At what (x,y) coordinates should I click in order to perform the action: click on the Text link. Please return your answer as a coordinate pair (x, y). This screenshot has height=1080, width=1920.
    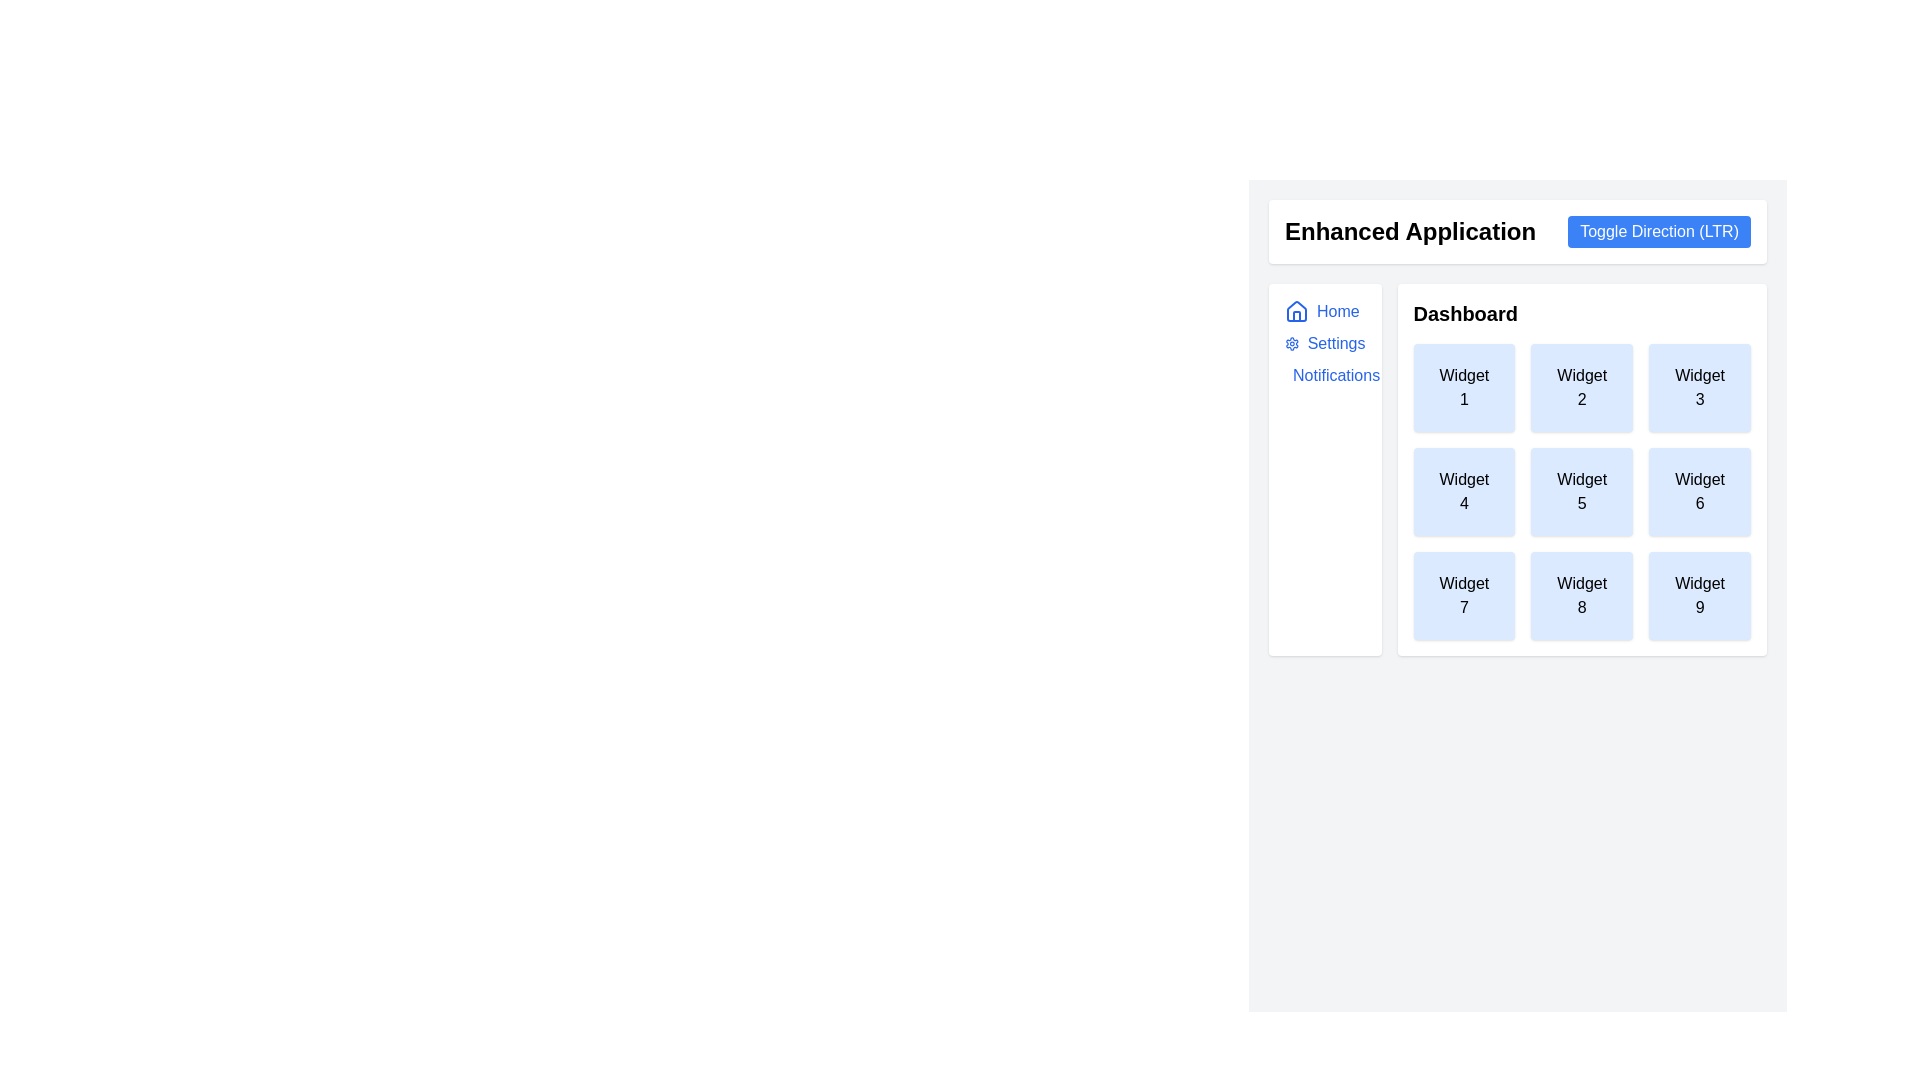
    Looking at the image, I should click on (1336, 342).